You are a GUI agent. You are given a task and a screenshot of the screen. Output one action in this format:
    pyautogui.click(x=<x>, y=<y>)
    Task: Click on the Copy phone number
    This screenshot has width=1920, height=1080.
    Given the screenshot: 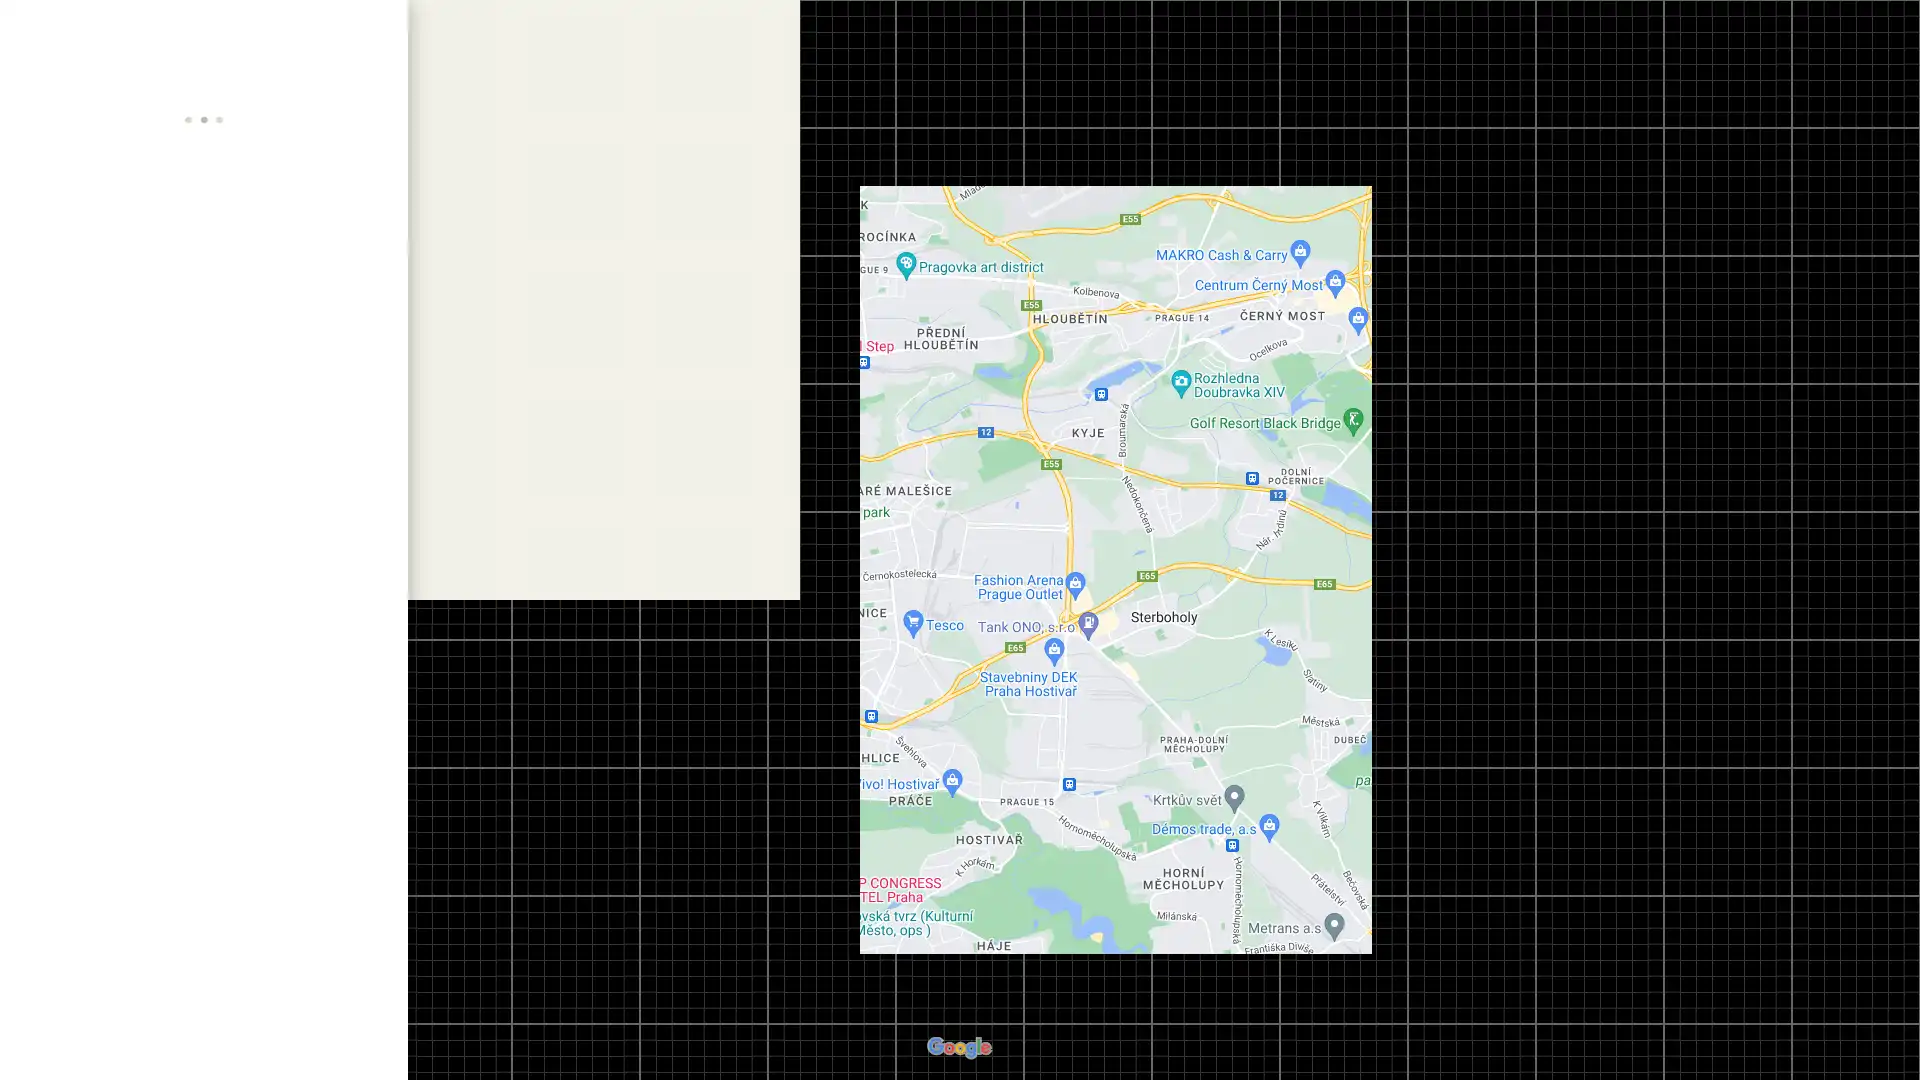 What is the action you would take?
    pyautogui.click(x=344, y=582)
    